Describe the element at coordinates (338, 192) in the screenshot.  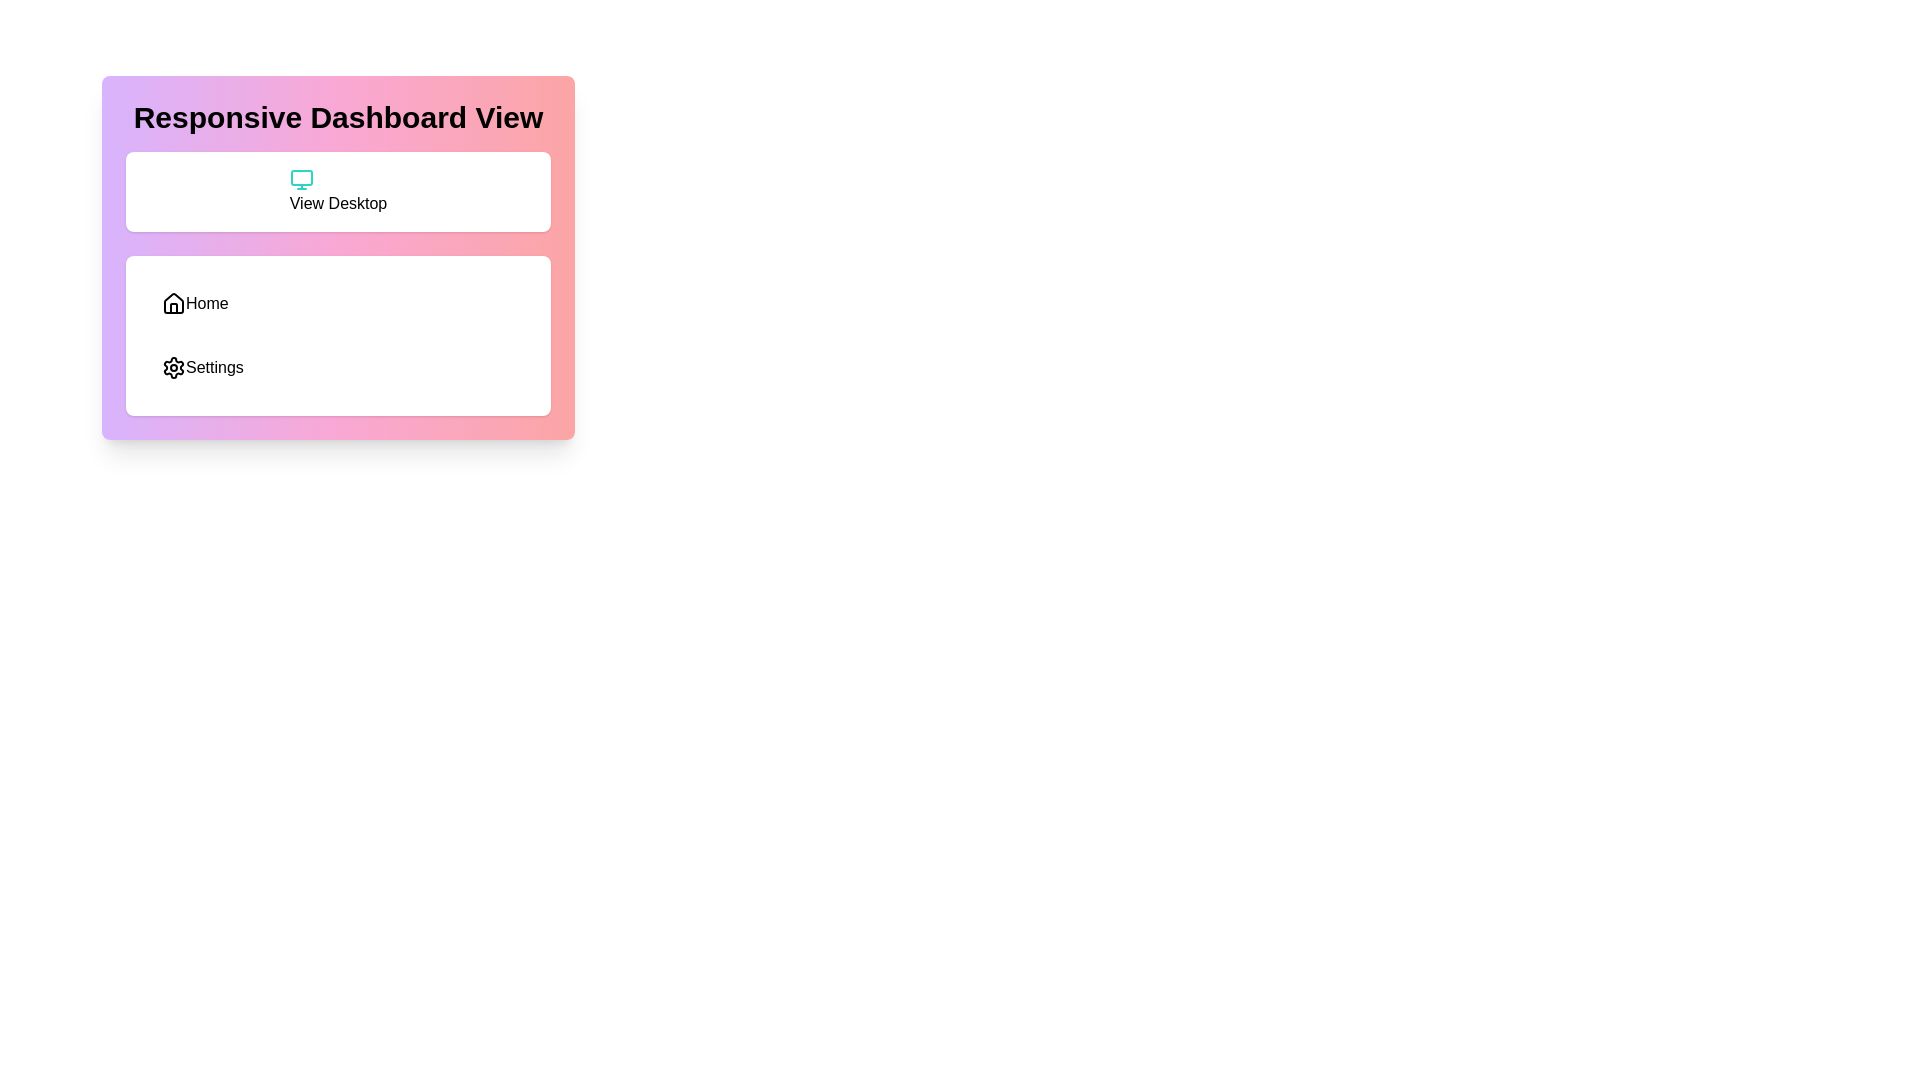
I see `the first button in the grid layout that provides access to the desktop view, positioned above the 'Home' and 'Settings' components` at that location.